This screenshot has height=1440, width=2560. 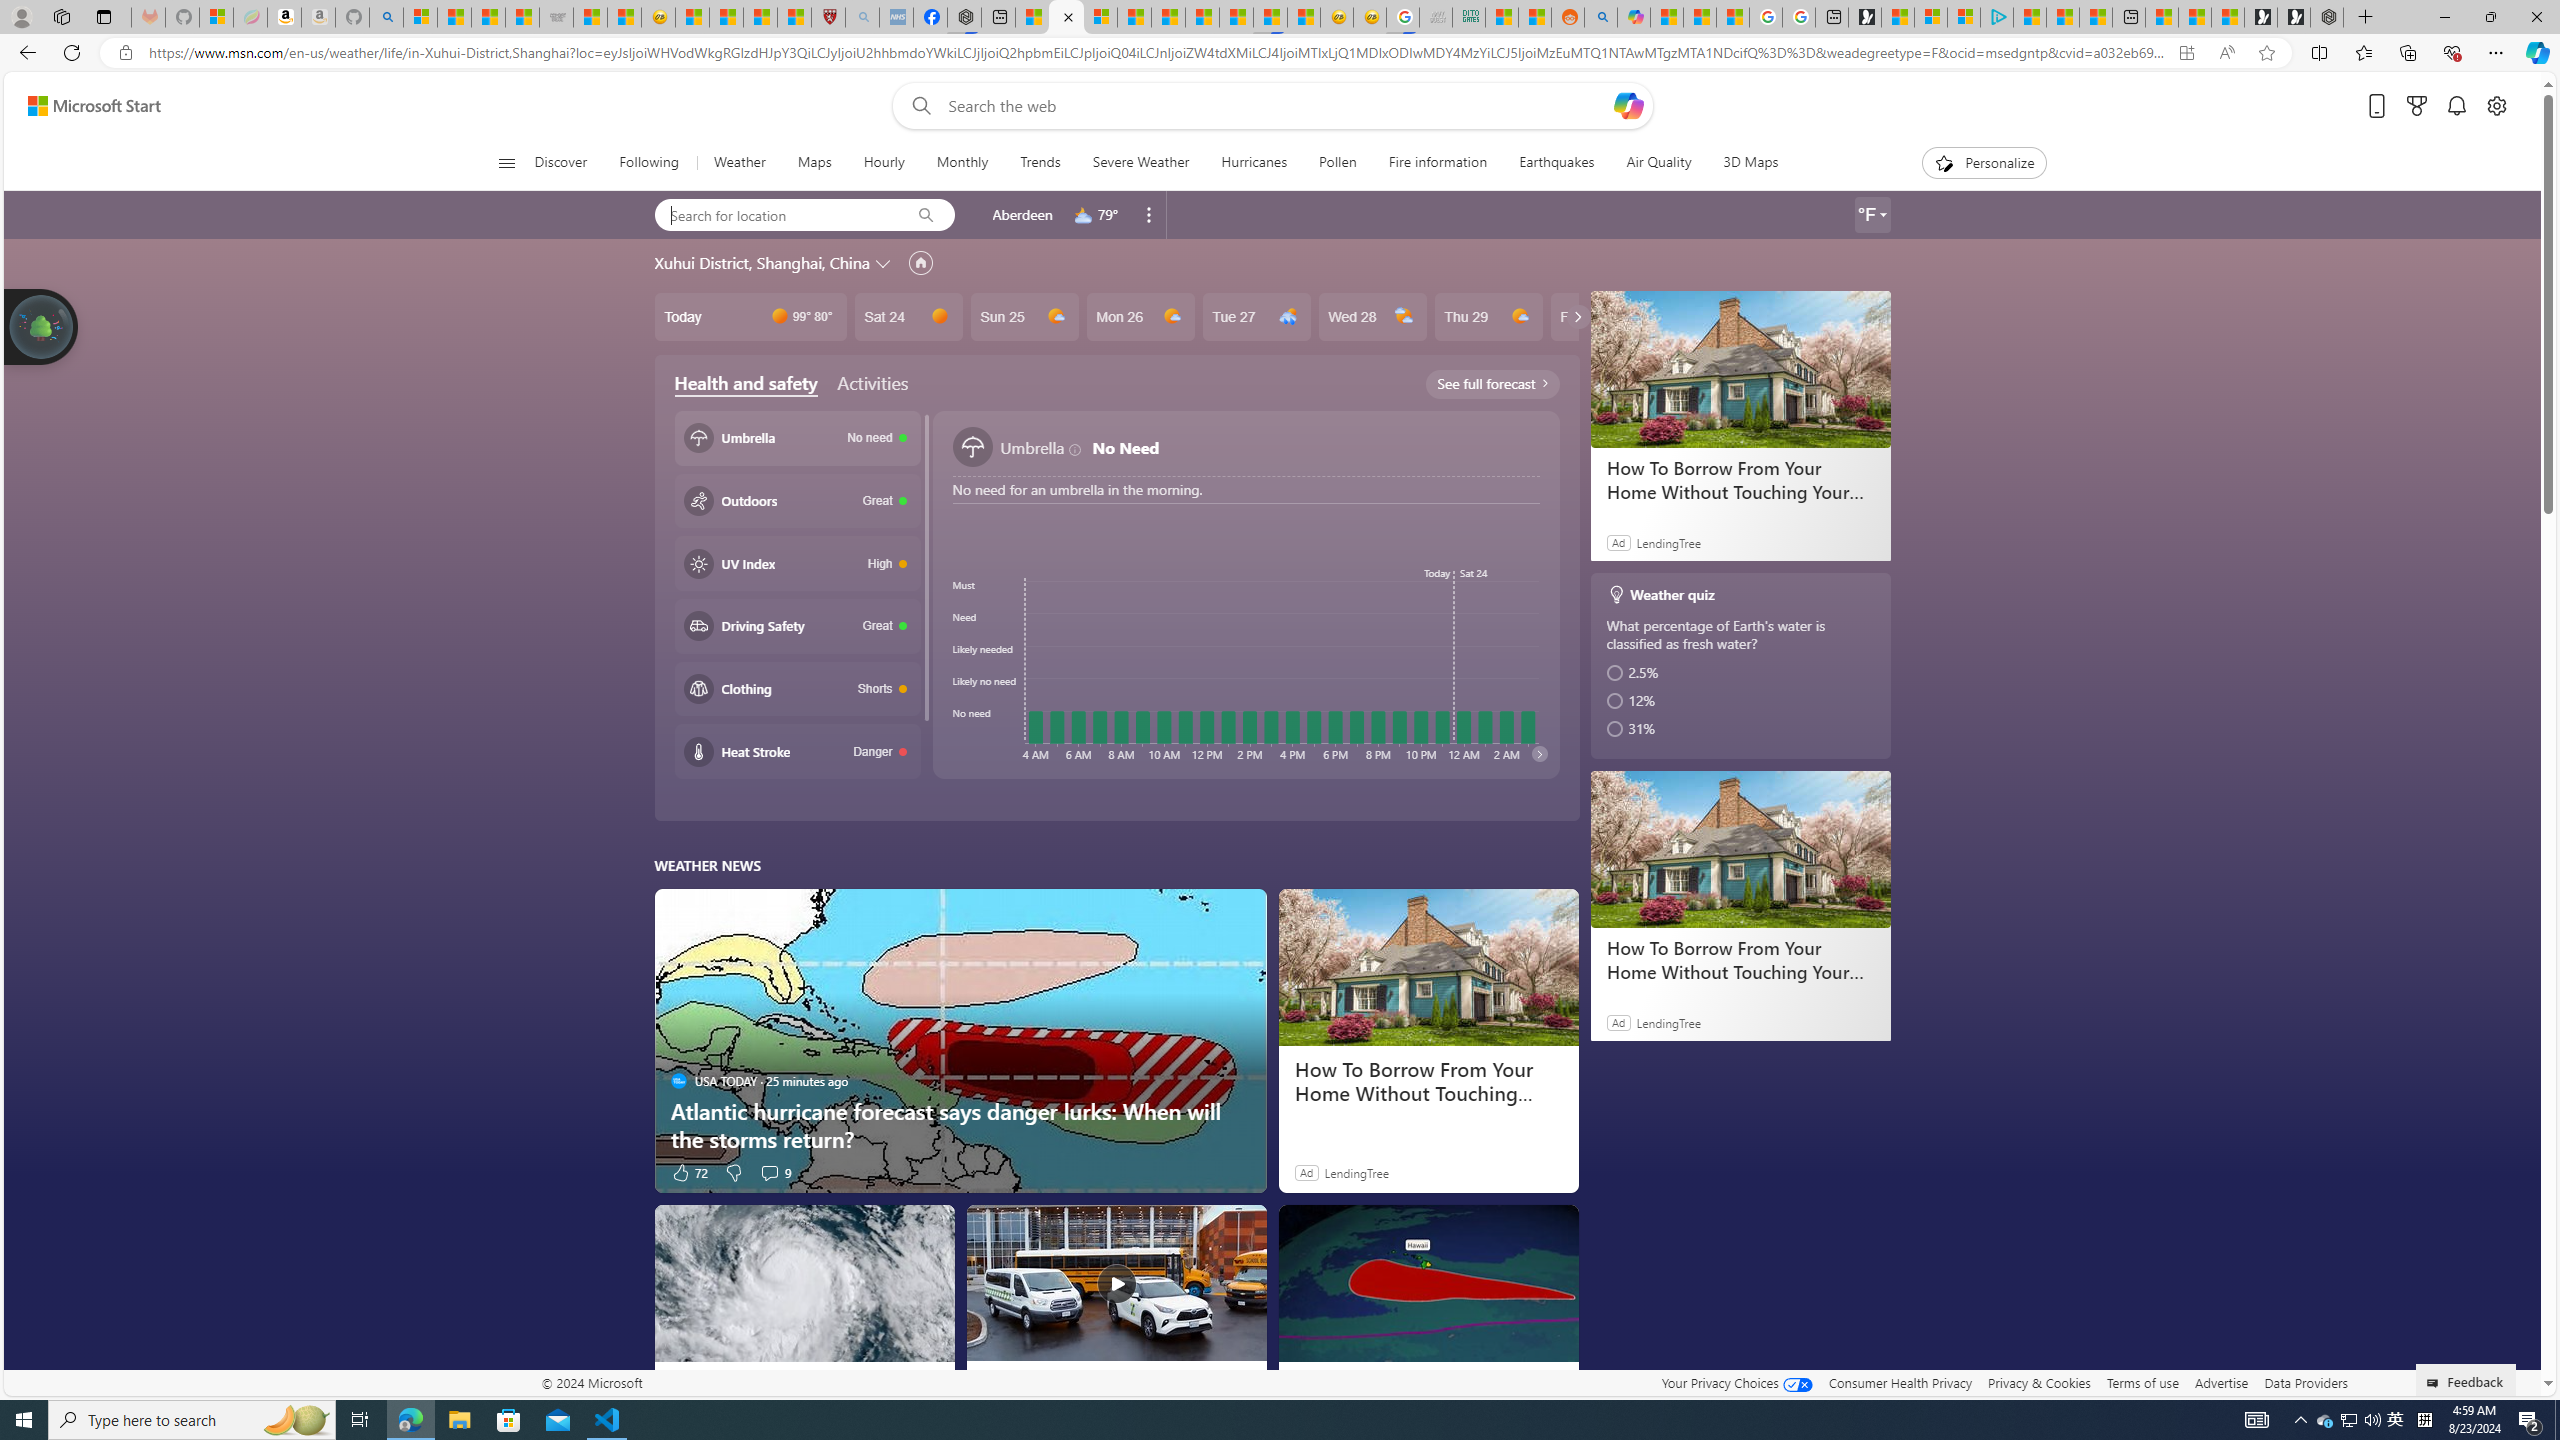 What do you see at coordinates (761, 261) in the screenshot?
I see `'Xuhui District, Shanghai, China'` at bounding box center [761, 261].